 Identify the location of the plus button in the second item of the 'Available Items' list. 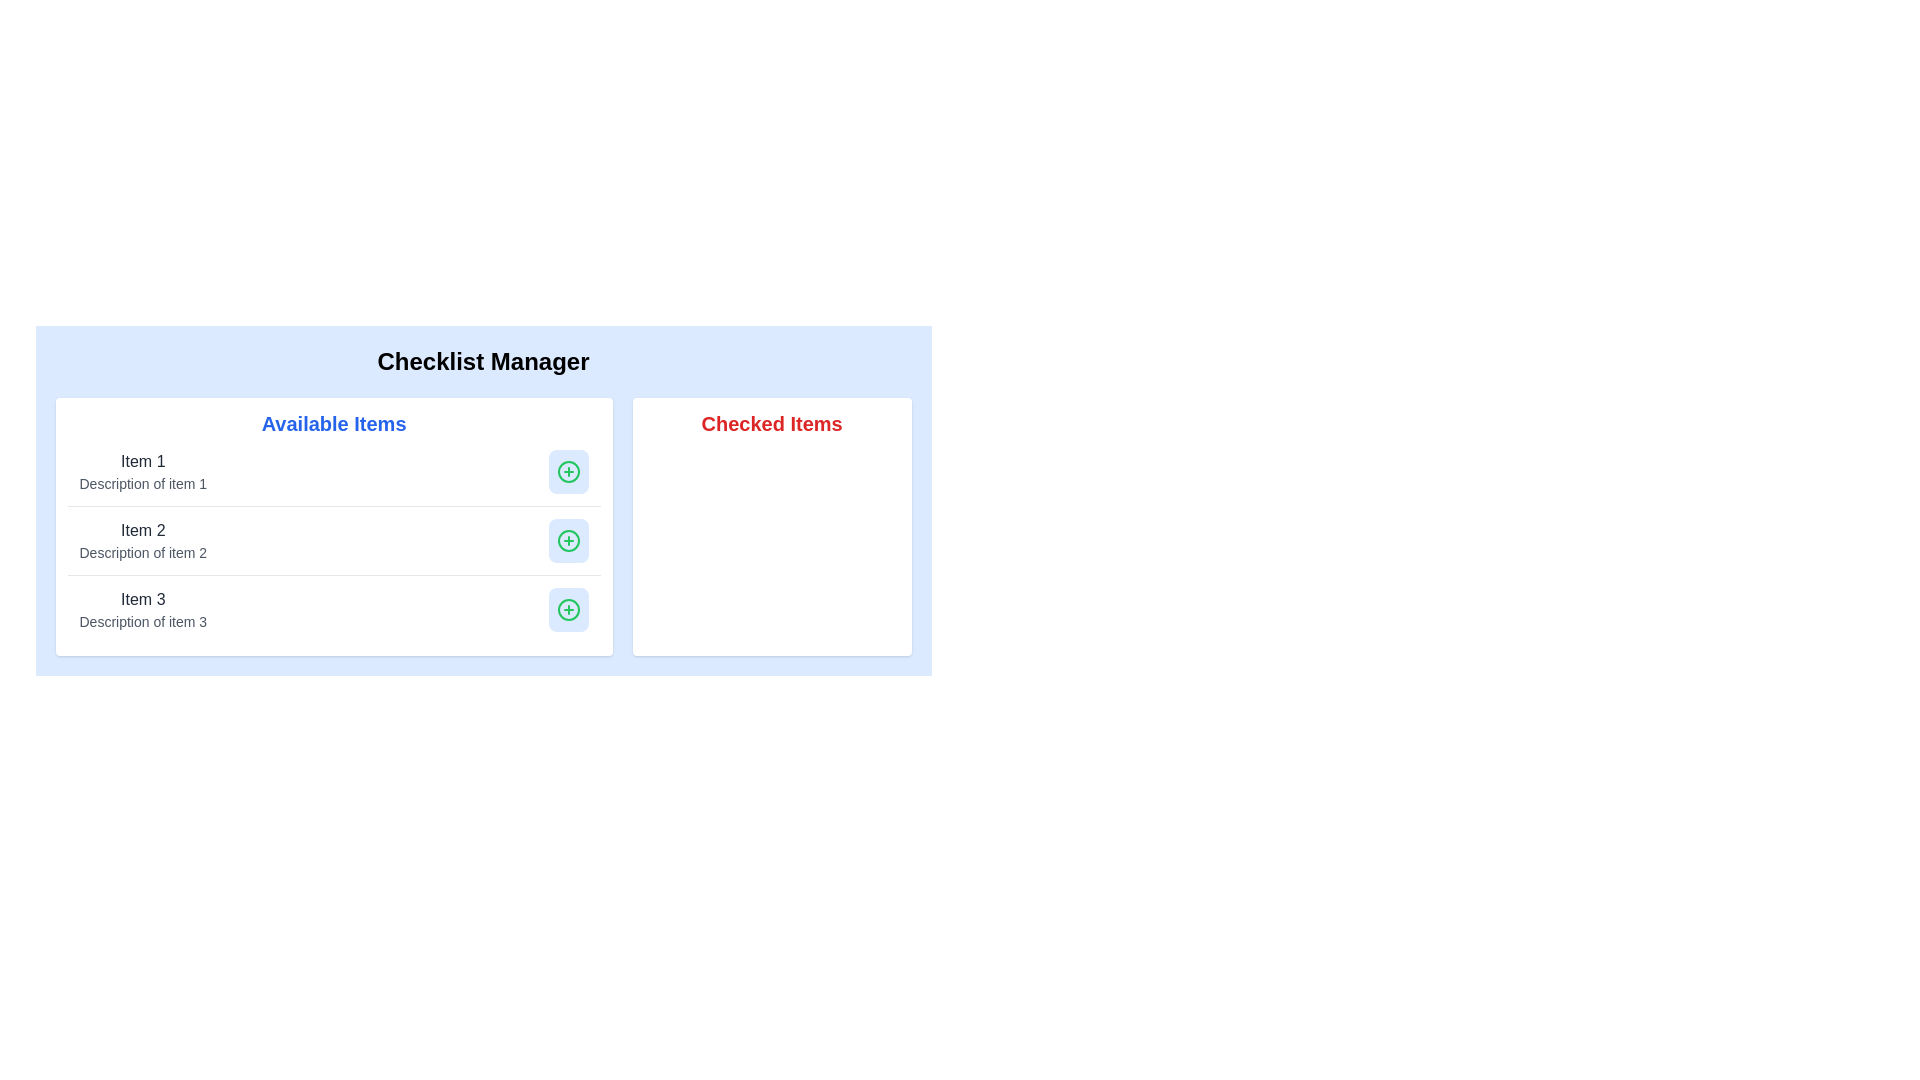
(483, 526).